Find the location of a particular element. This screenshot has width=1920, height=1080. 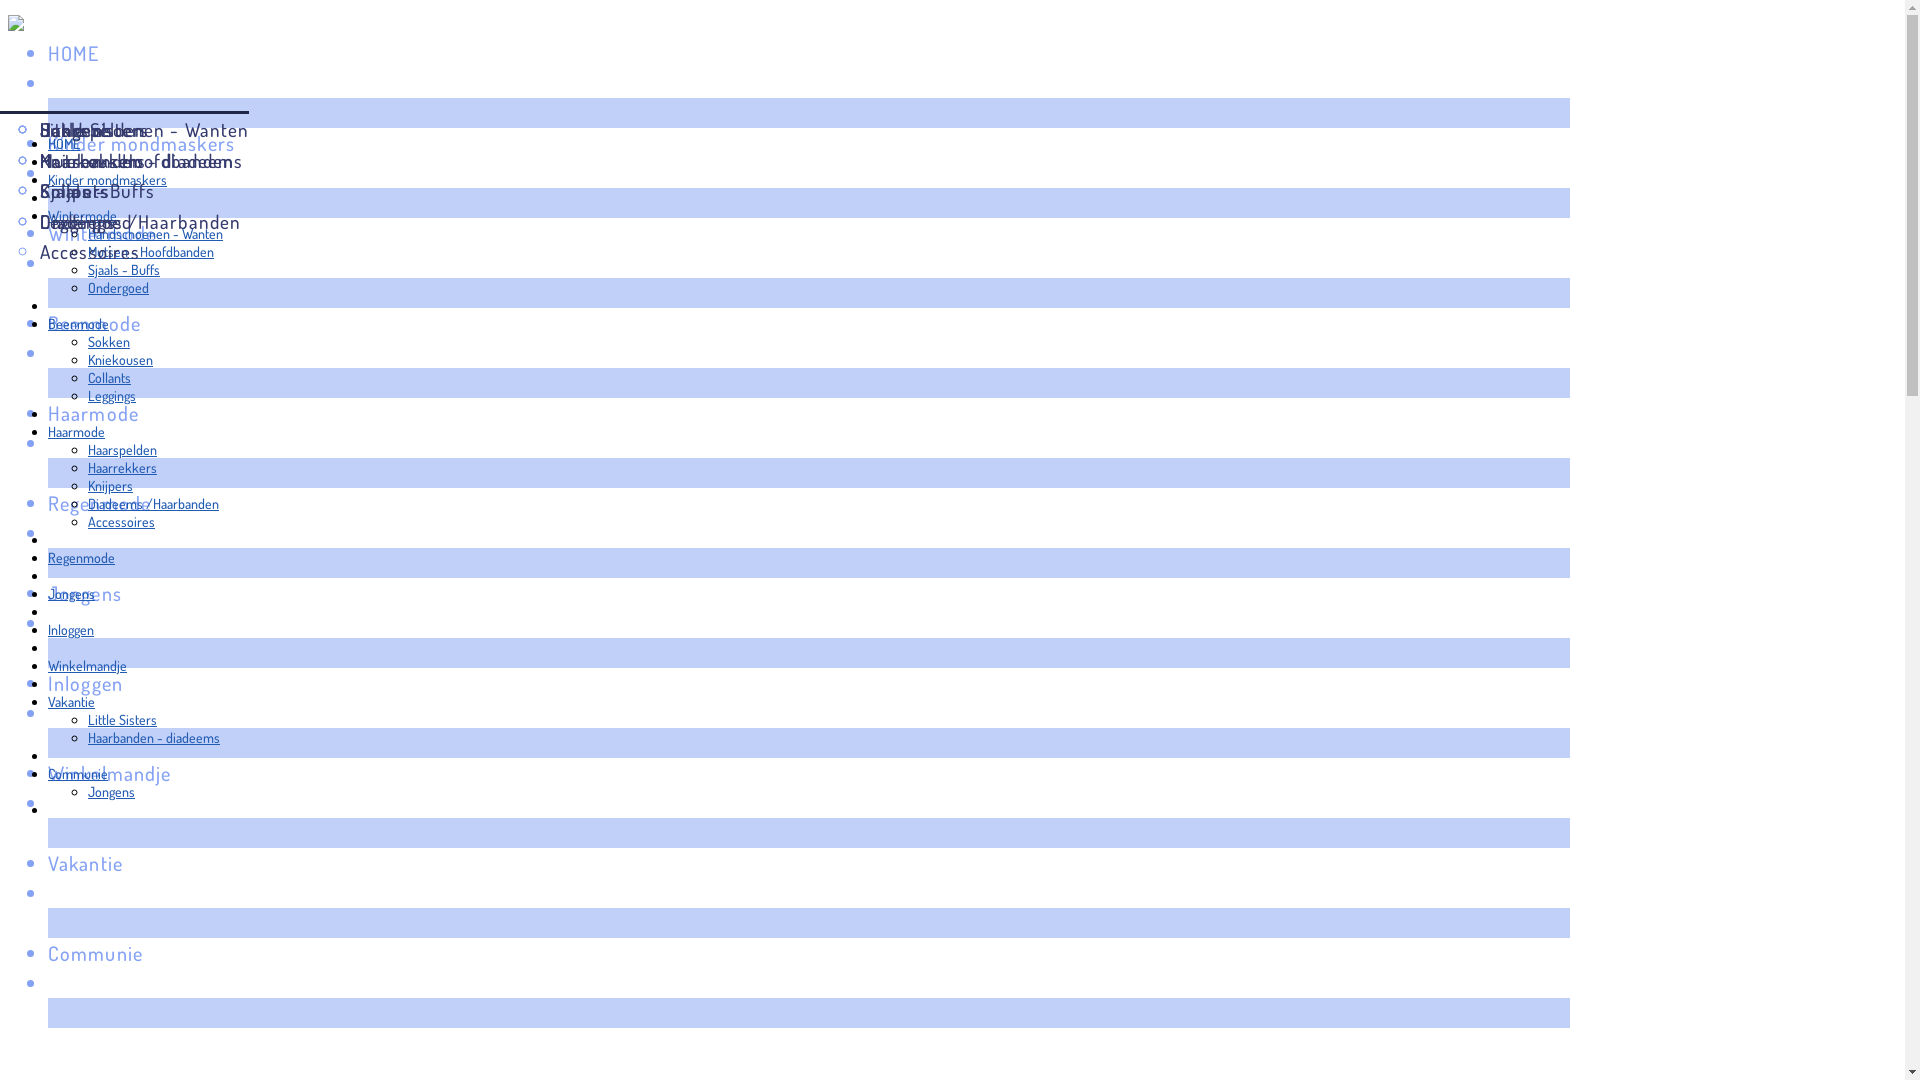

'Kinder mondmaskers' is located at coordinates (106, 178).